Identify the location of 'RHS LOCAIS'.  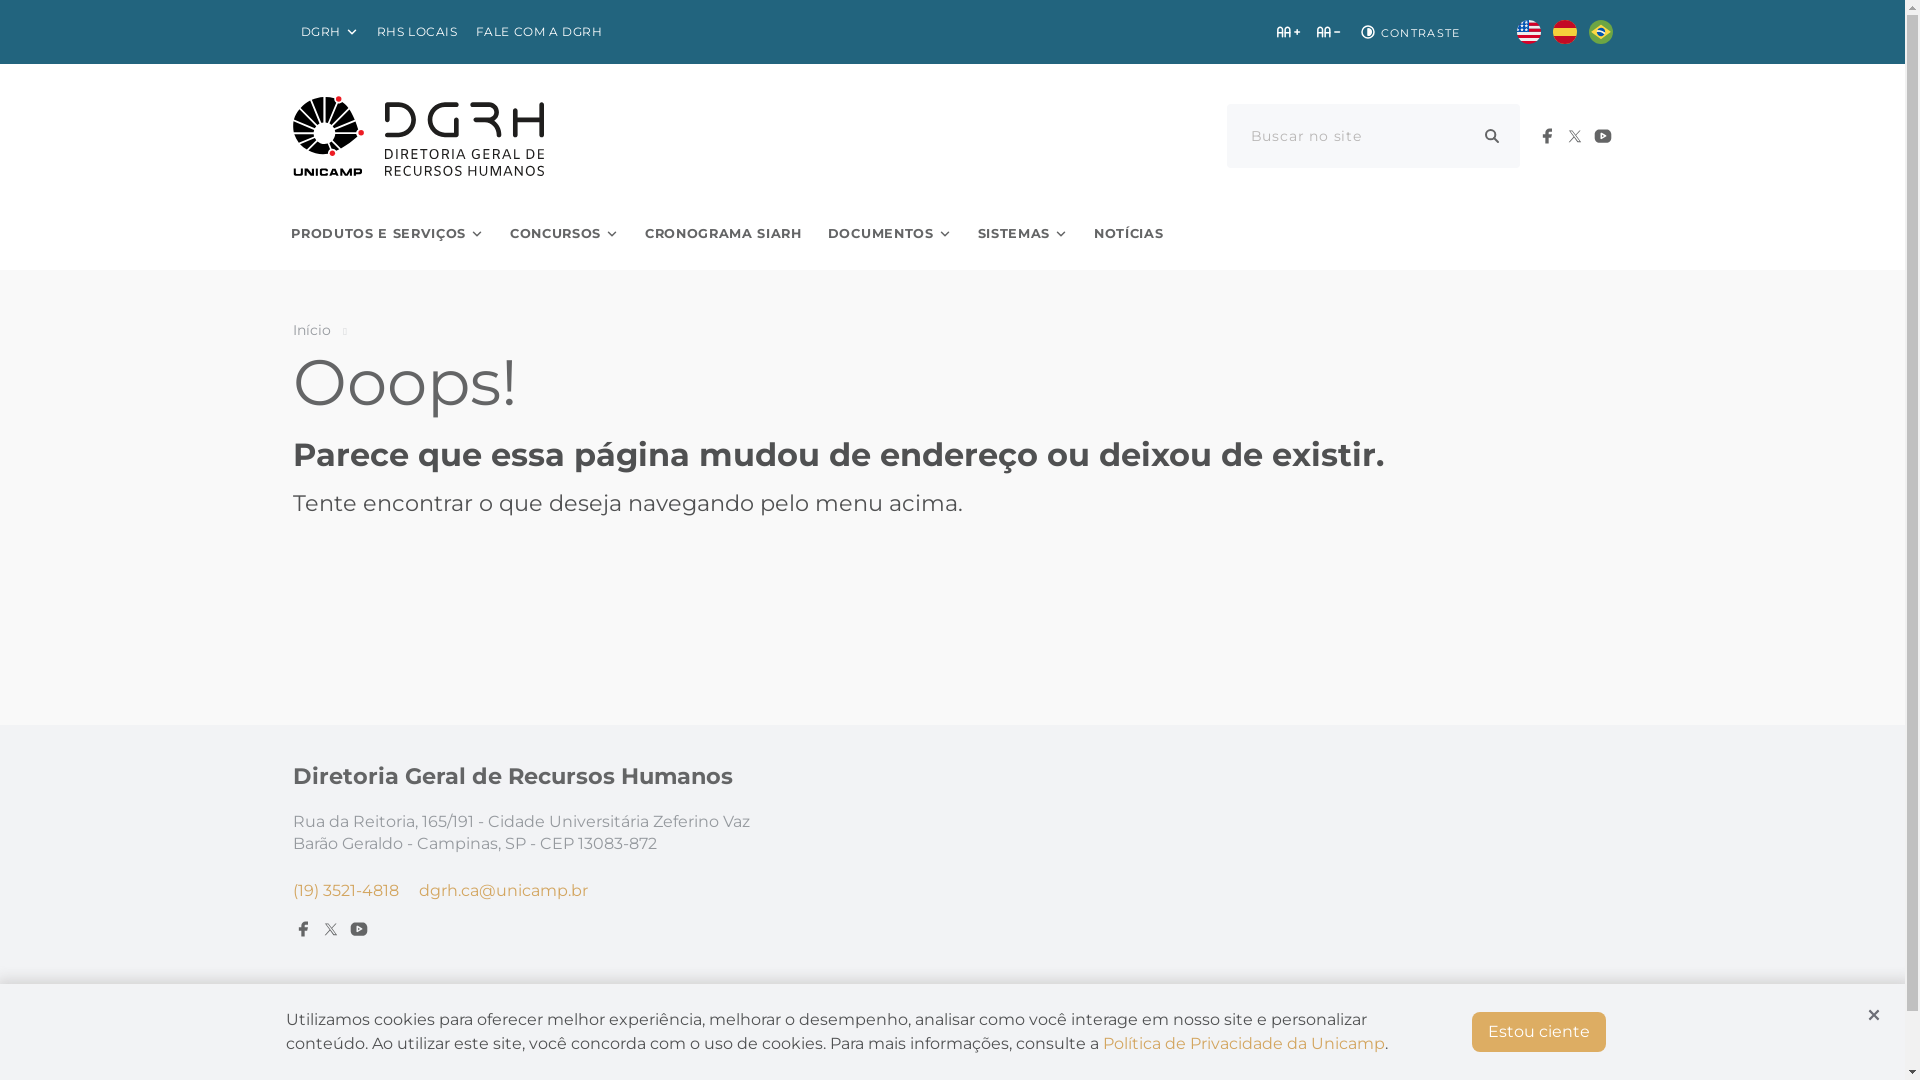
(416, 32).